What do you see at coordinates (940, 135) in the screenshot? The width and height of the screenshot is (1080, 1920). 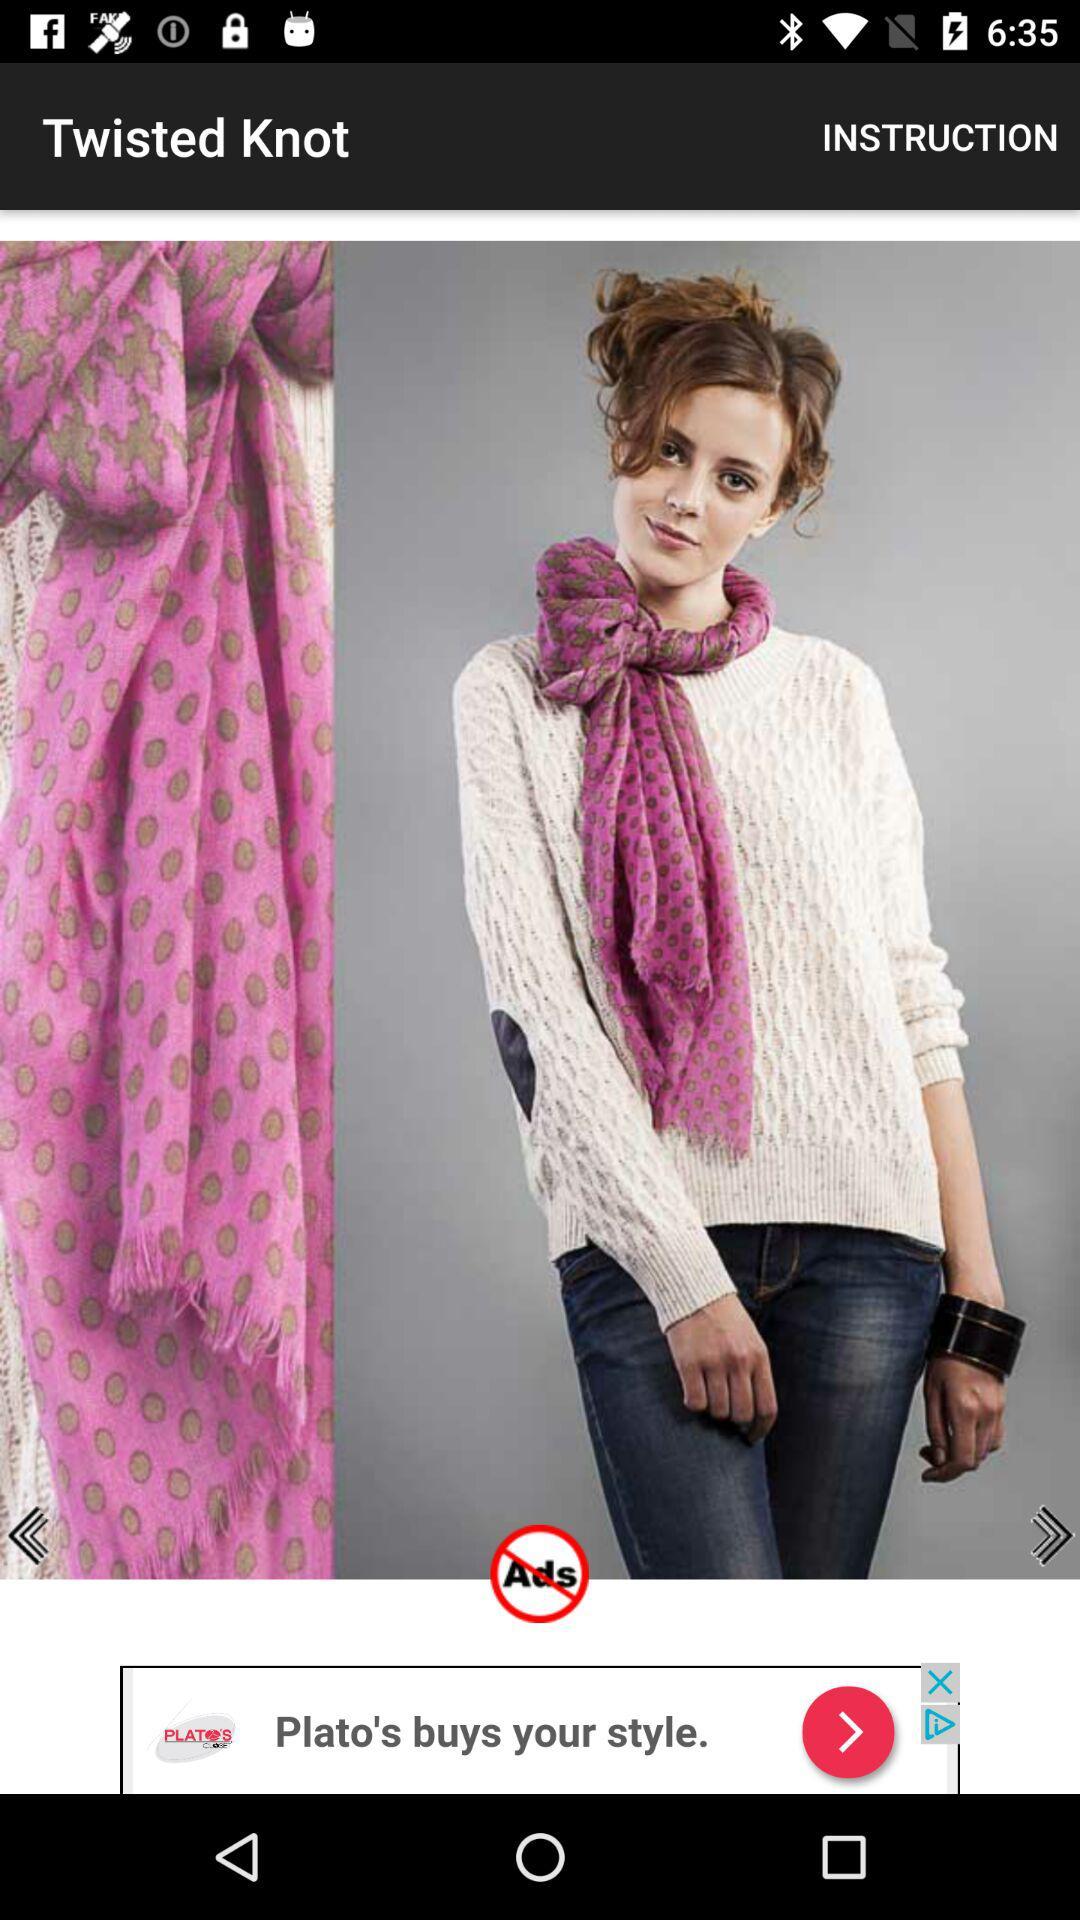 I see `the instruction item` at bounding box center [940, 135].